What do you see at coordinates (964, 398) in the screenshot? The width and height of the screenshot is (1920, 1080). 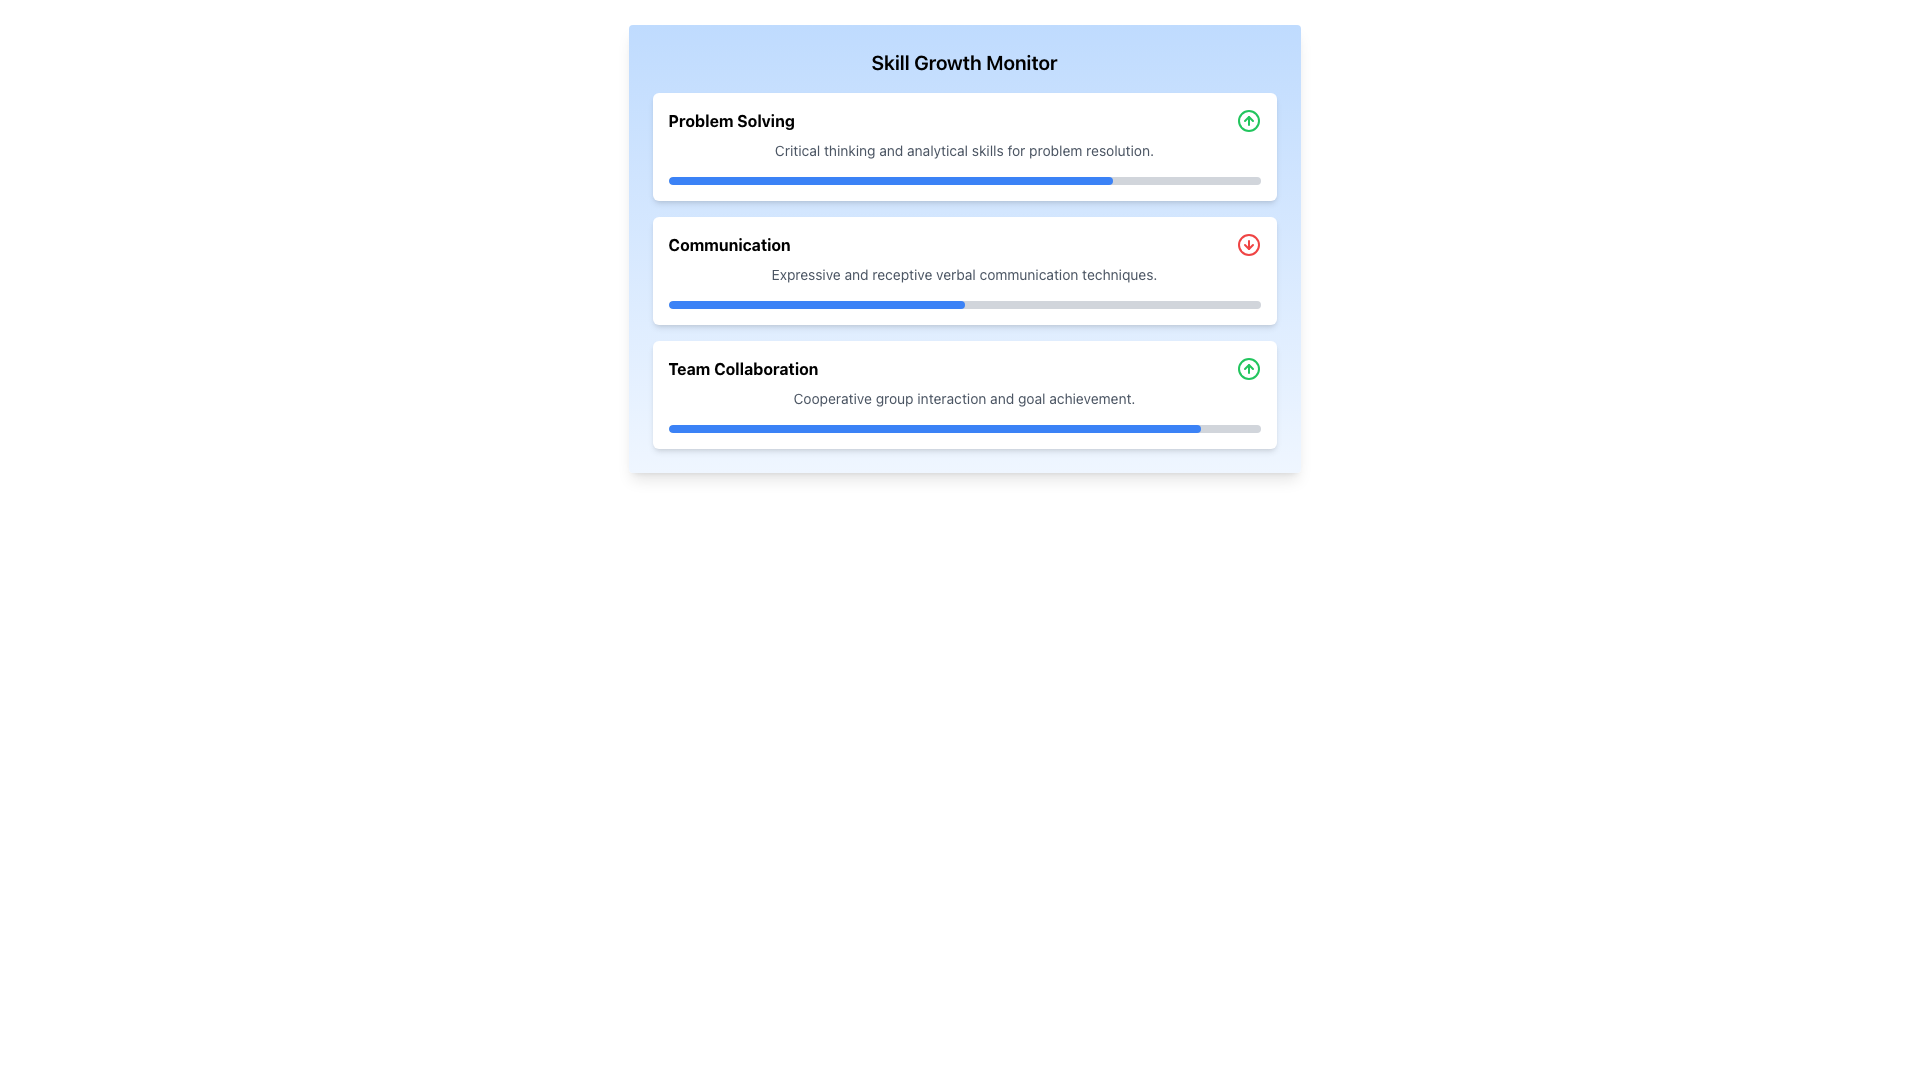 I see `the text label that describes the 'Team Collaboration' metric, positioned below the section header and above the progress bar in the third section of the interface` at bounding box center [964, 398].